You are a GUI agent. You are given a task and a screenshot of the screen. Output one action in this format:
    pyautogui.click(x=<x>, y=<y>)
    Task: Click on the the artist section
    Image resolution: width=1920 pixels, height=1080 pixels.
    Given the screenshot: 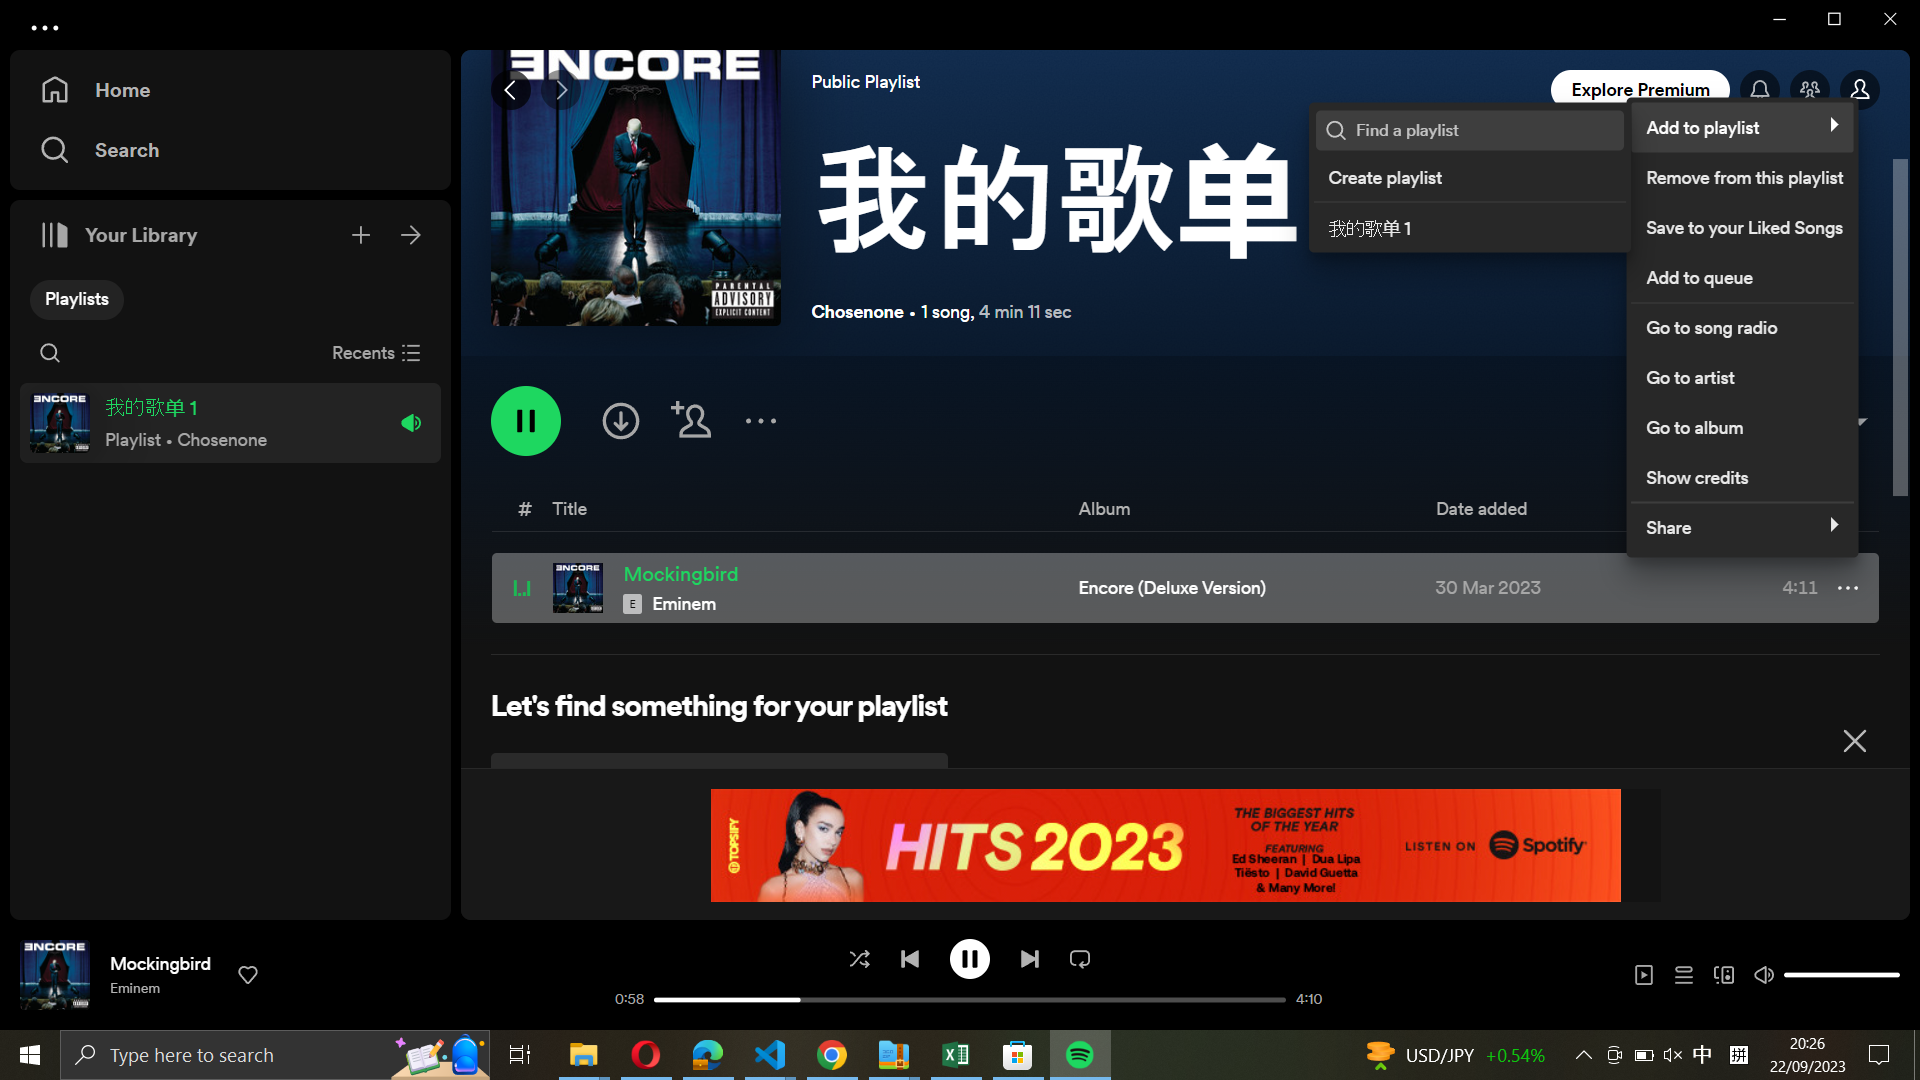 What is the action you would take?
    pyautogui.click(x=1740, y=374)
    